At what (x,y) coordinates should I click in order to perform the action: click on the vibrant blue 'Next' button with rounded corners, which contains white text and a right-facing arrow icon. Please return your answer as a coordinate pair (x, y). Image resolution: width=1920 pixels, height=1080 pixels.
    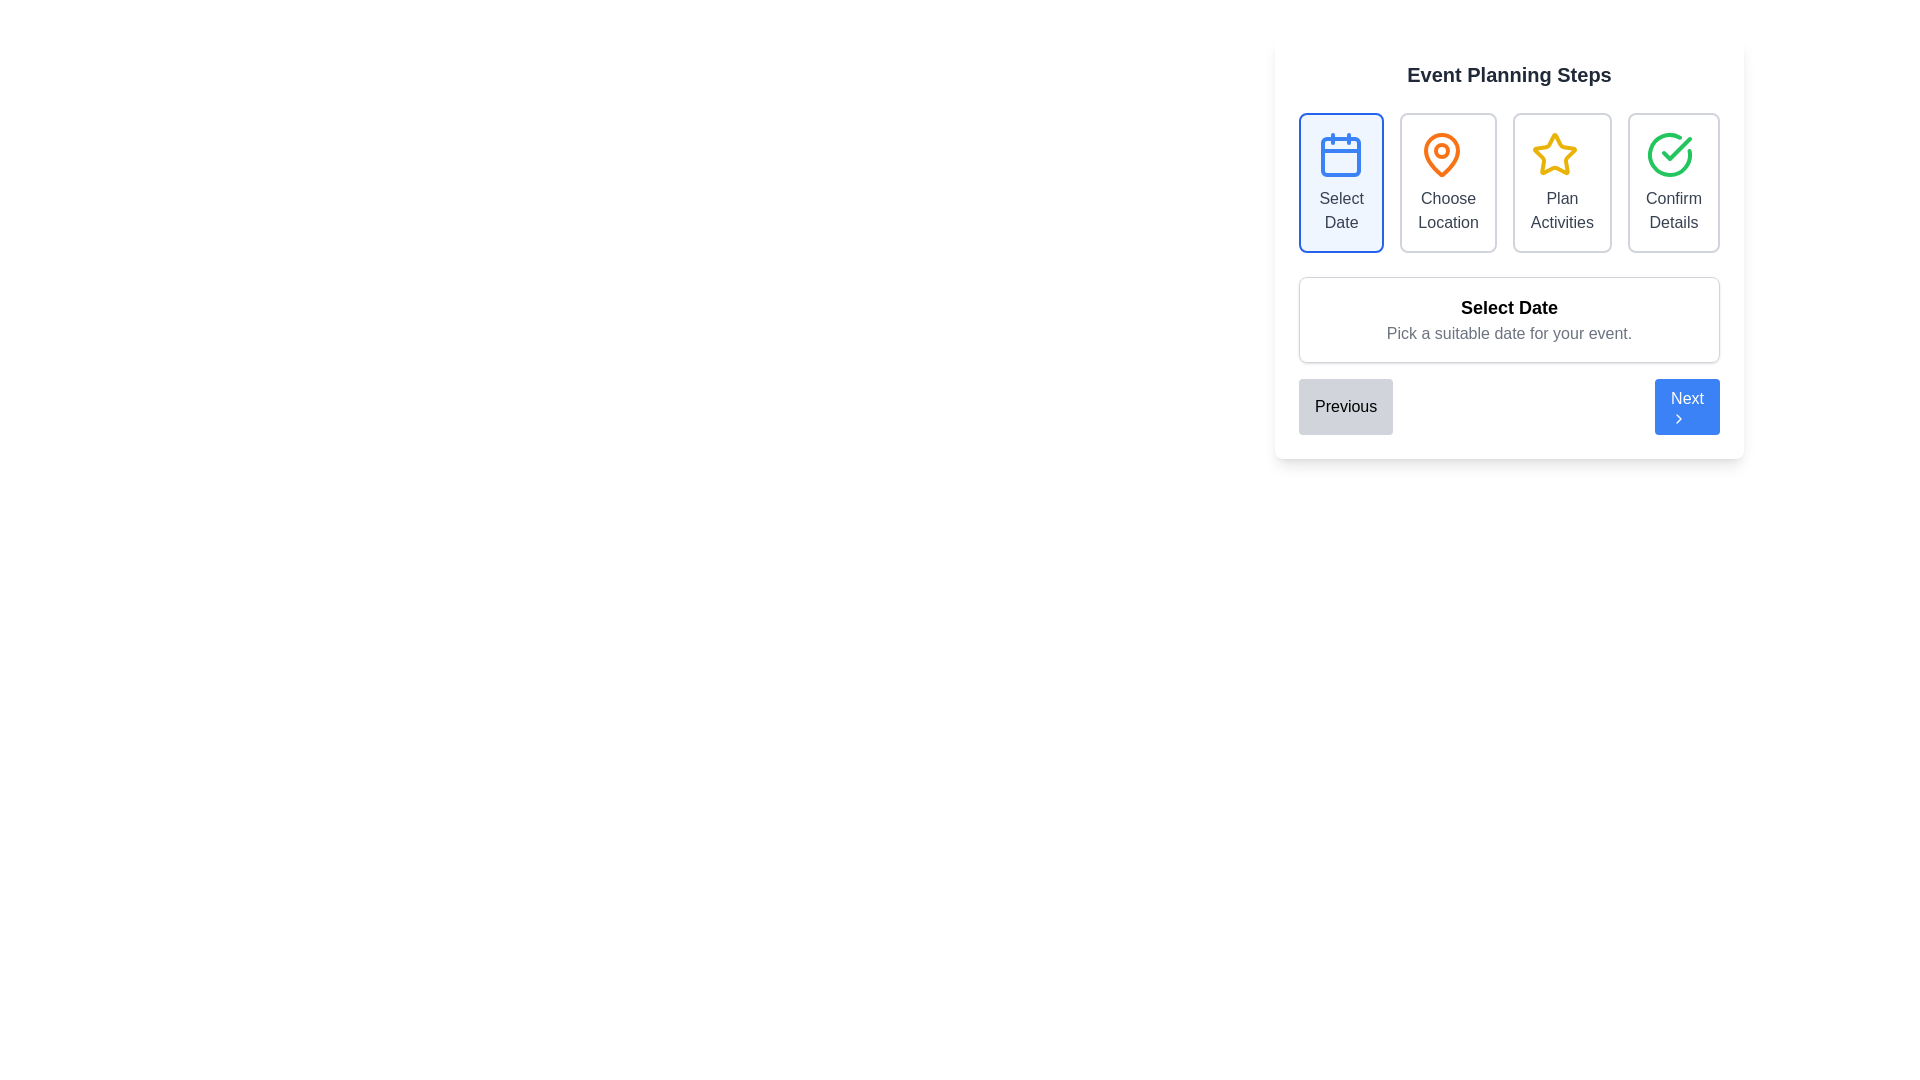
    Looking at the image, I should click on (1685, 406).